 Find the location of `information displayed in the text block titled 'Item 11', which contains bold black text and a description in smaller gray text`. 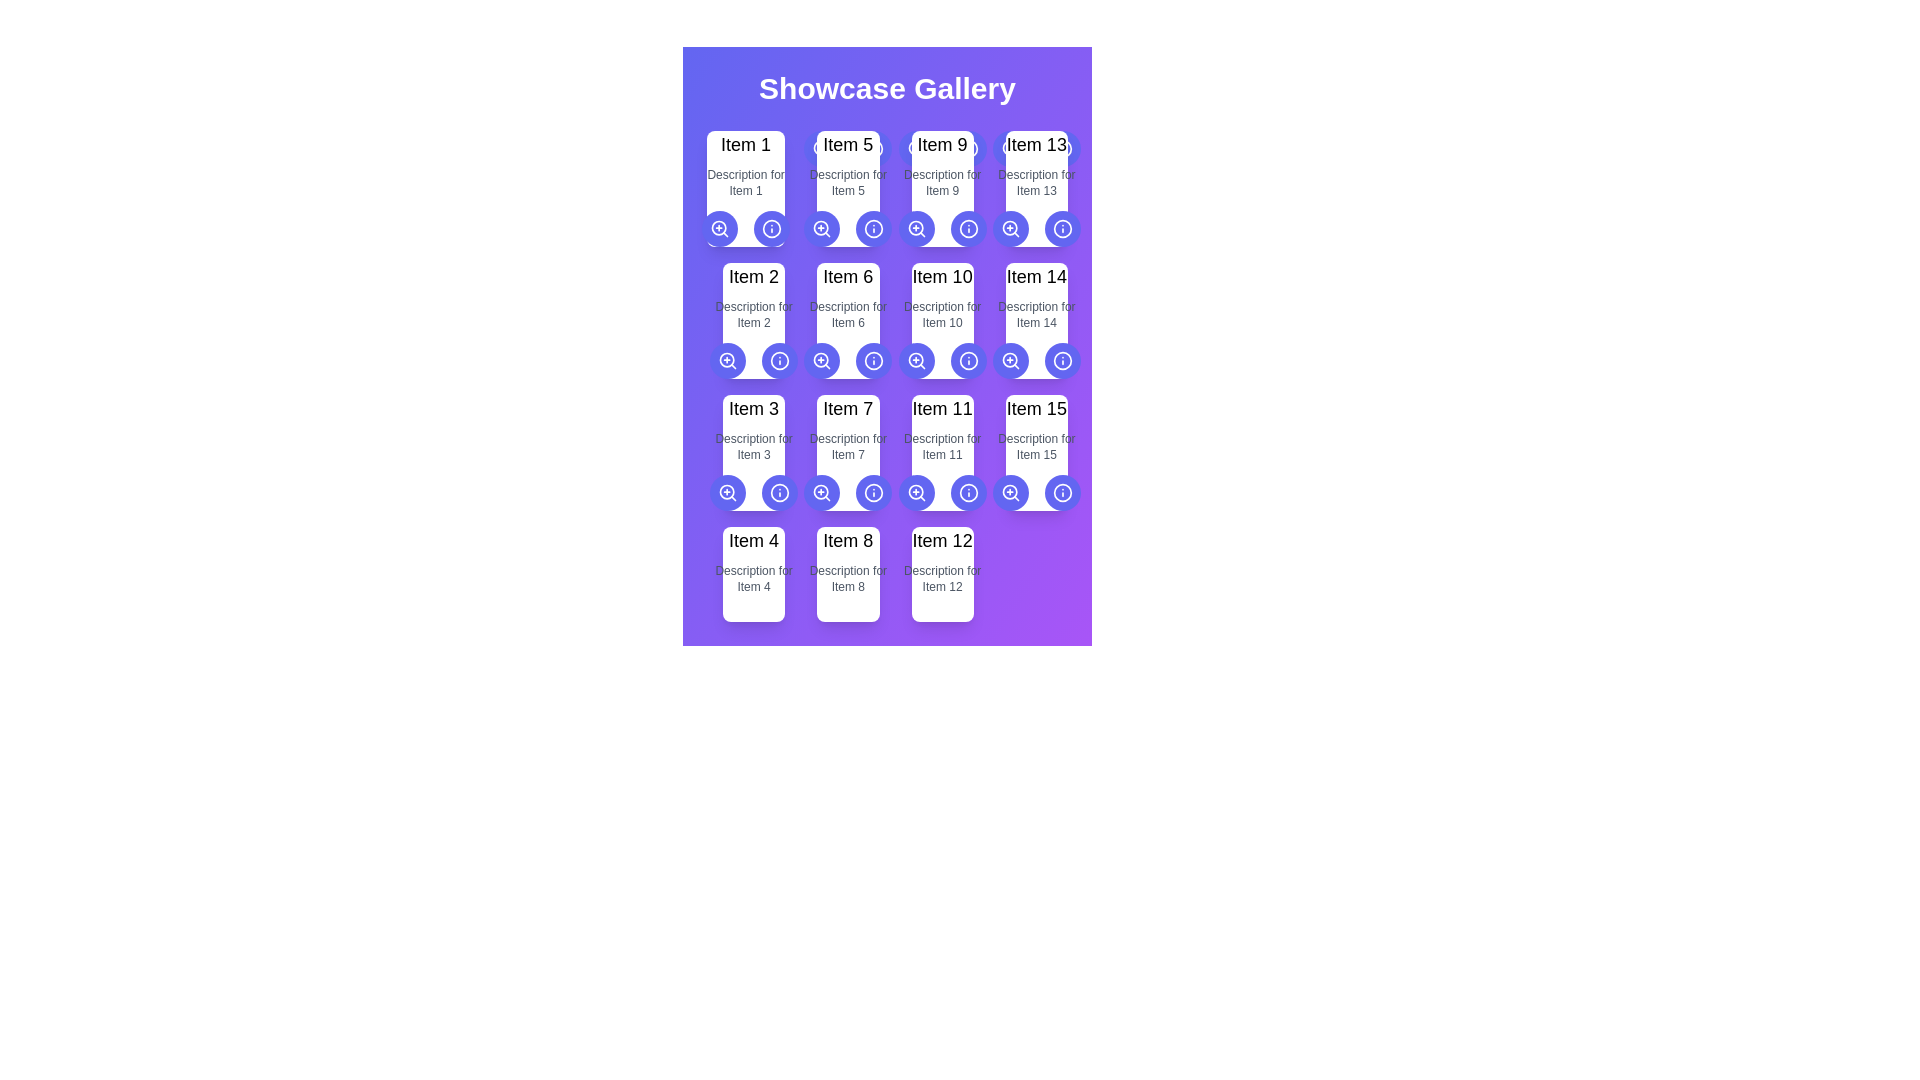

information displayed in the text block titled 'Item 11', which contains bold black text and a description in smaller gray text is located at coordinates (941, 452).